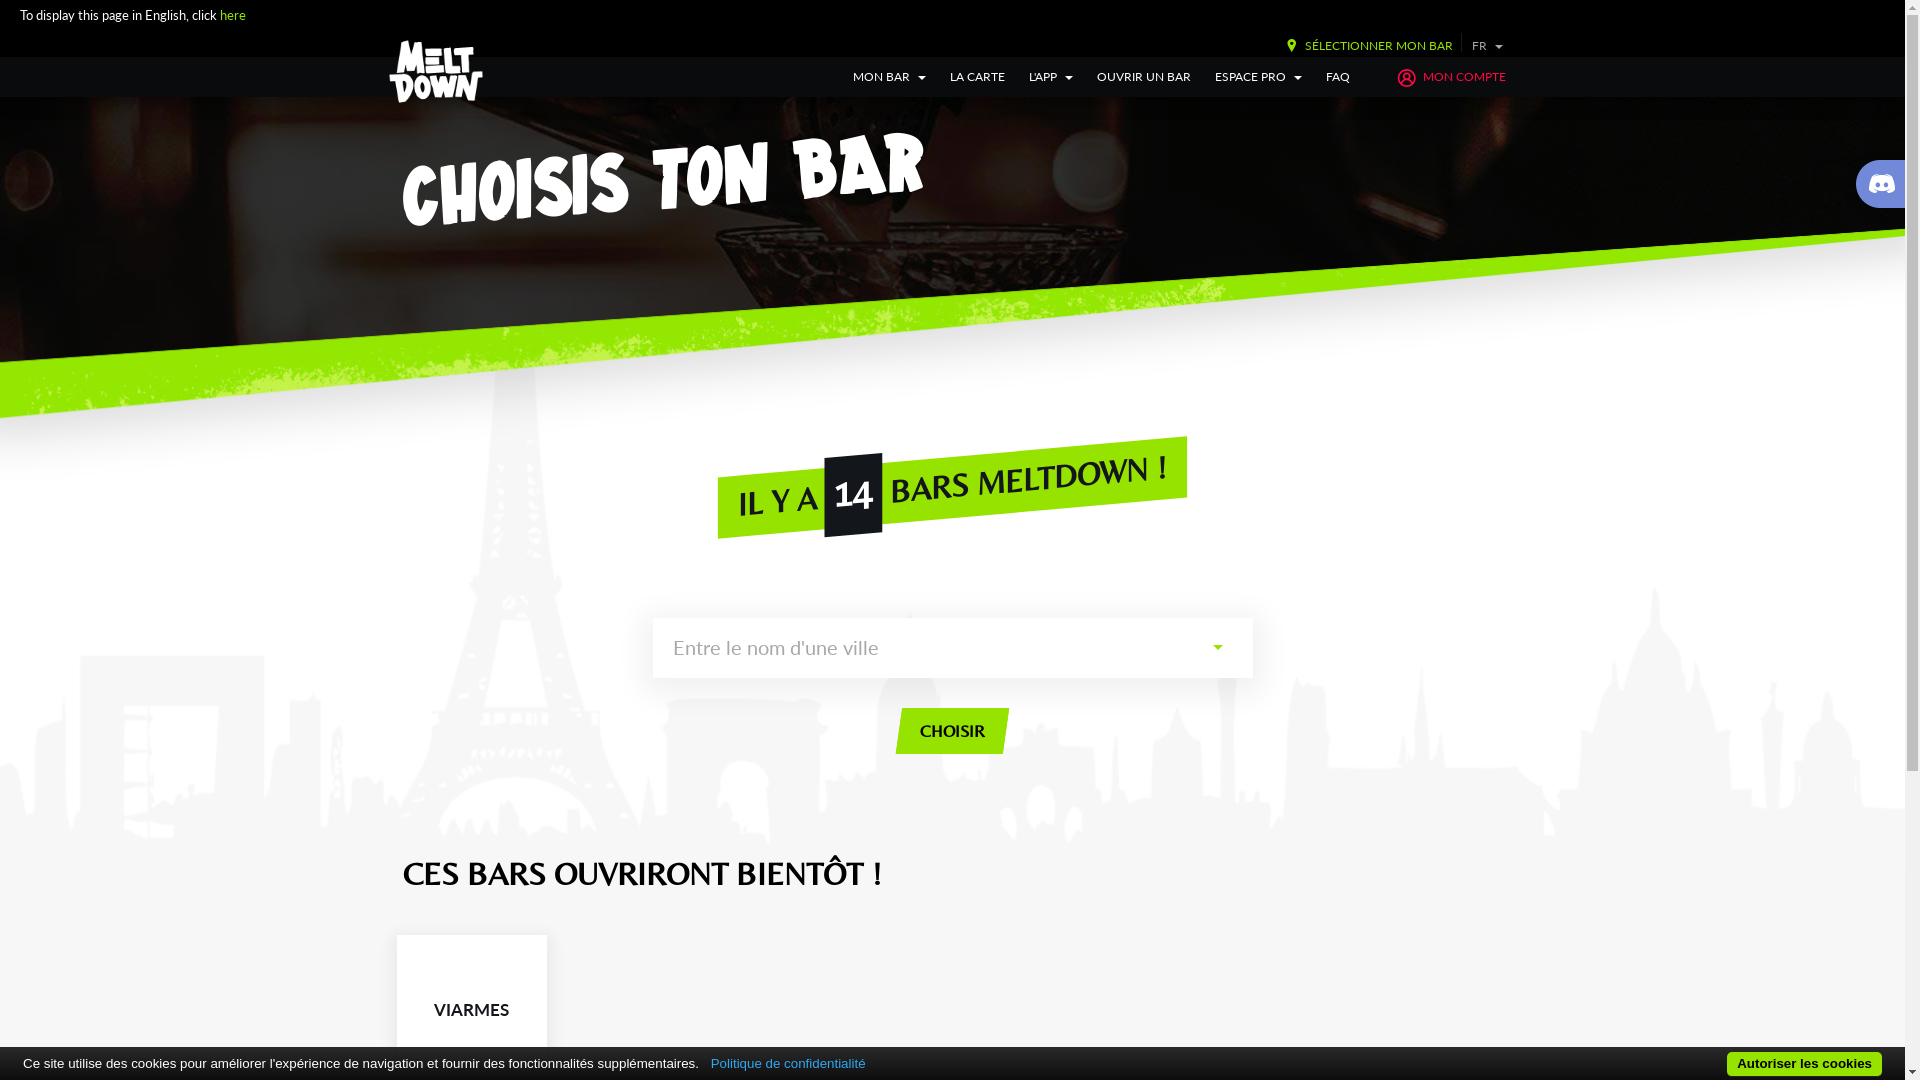  What do you see at coordinates (895, 731) in the screenshot?
I see `'CHOISIR'` at bounding box center [895, 731].